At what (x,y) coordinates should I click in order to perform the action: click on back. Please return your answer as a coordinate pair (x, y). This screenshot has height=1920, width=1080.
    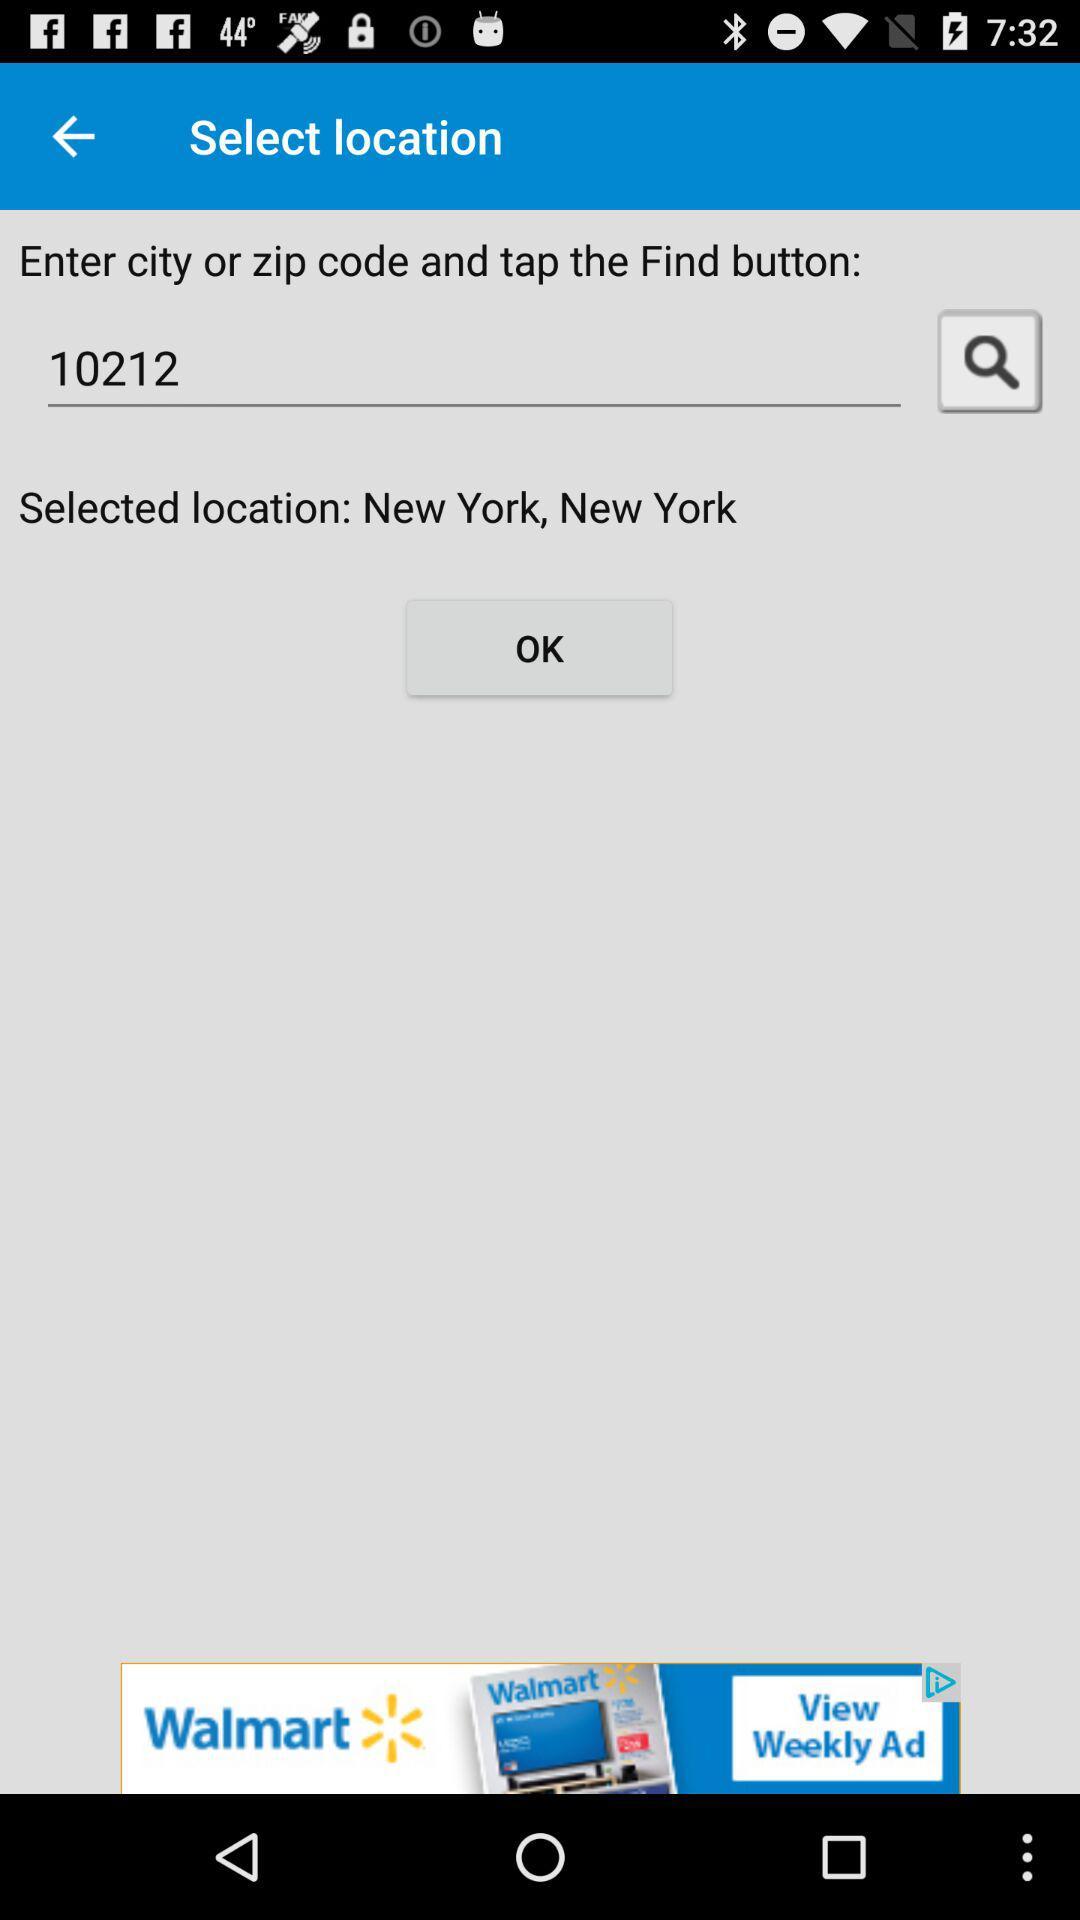
    Looking at the image, I should click on (72, 135).